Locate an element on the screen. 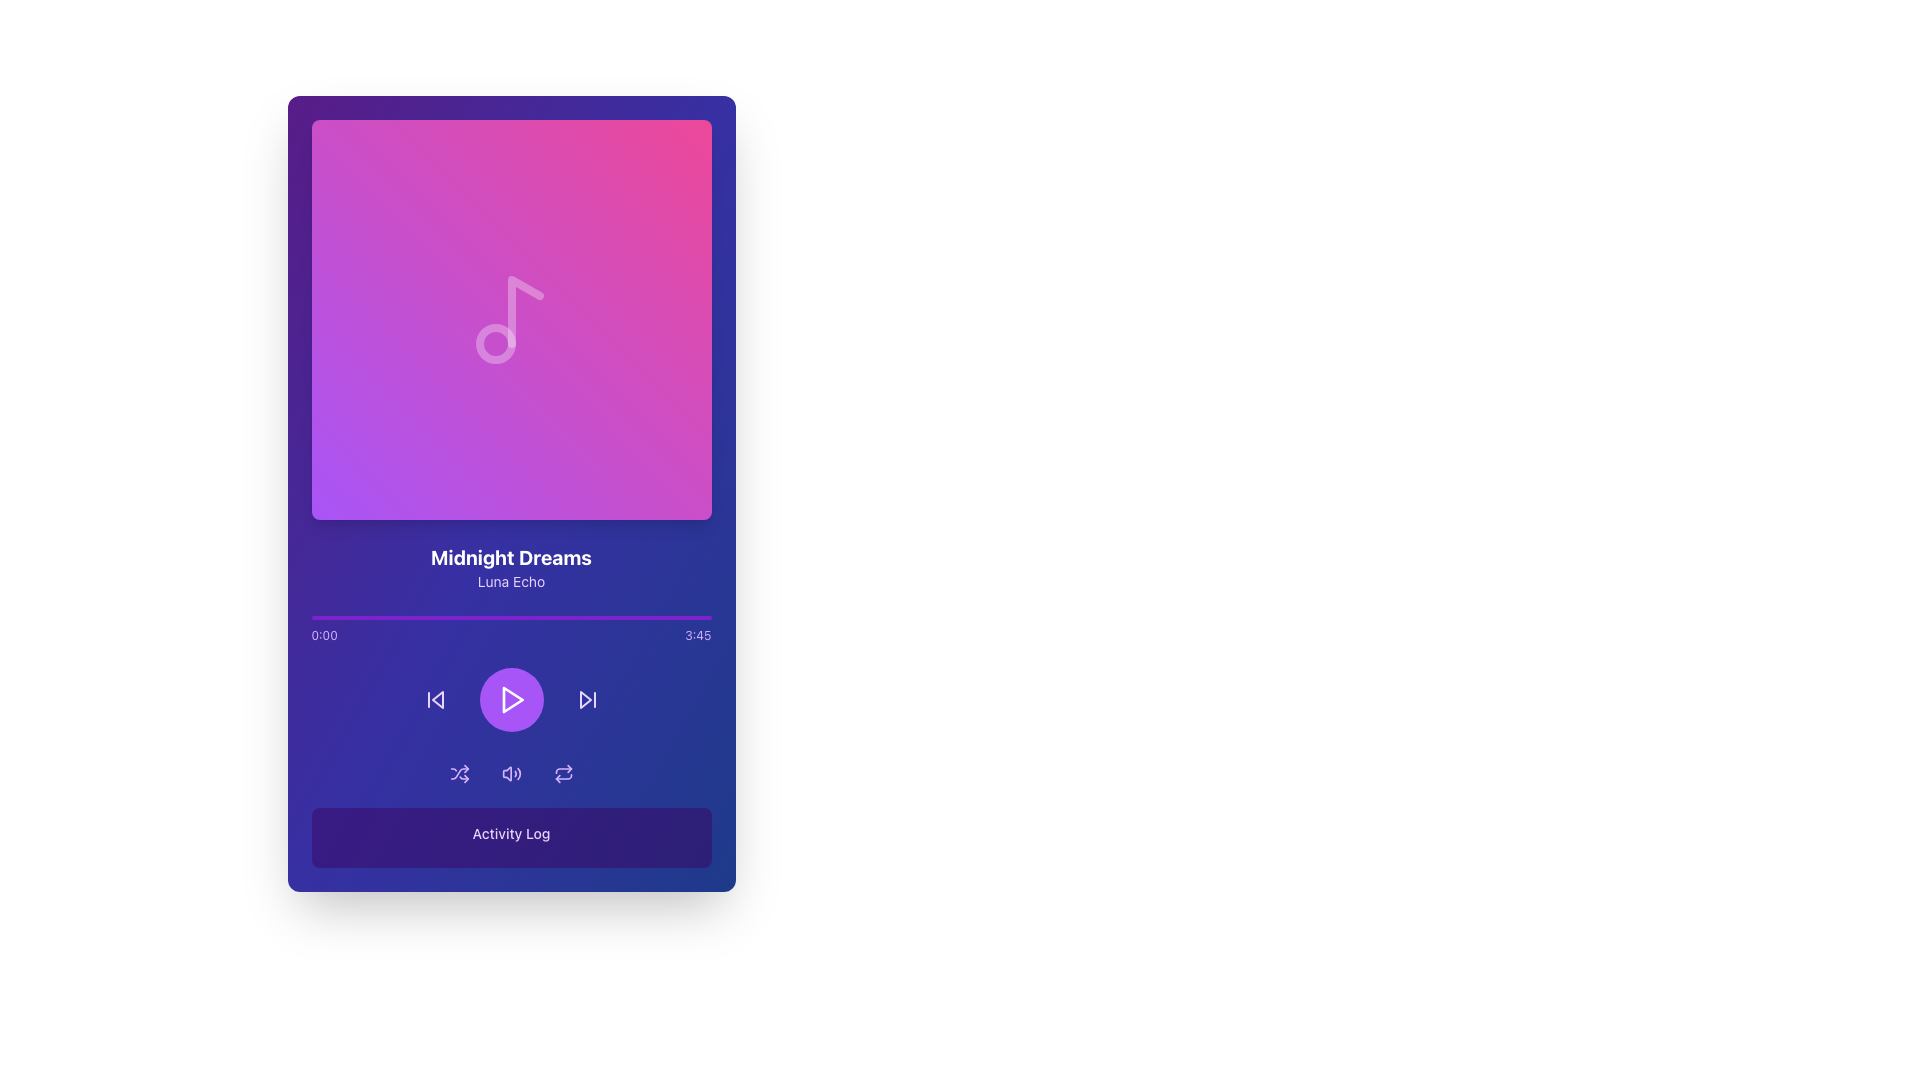  the text label displaying '0:00' in light purple, located in the lower left section of the interface is located at coordinates (324, 636).